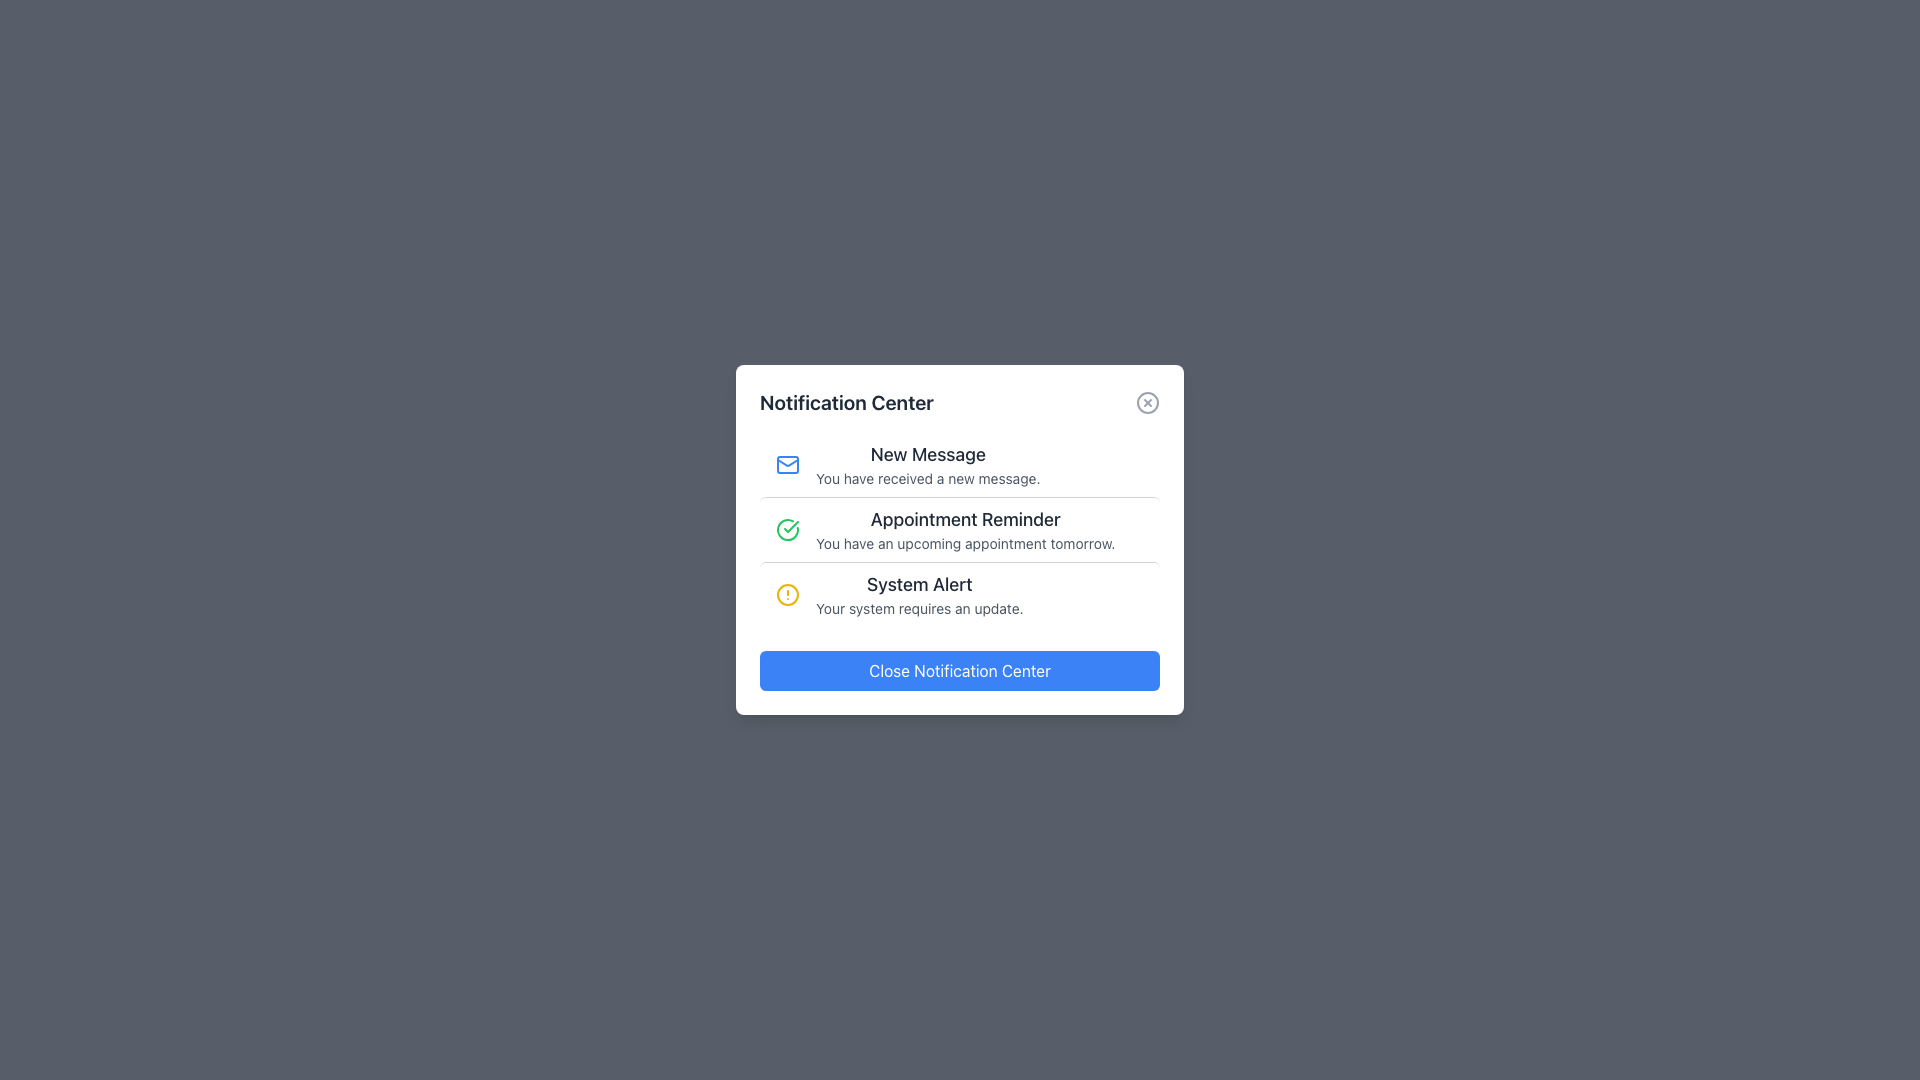 The image size is (1920, 1080). What do you see at coordinates (960, 465) in the screenshot?
I see `the 'New Message' notification item in the Notification Center to interact with it` at bounding box center [960, 465].